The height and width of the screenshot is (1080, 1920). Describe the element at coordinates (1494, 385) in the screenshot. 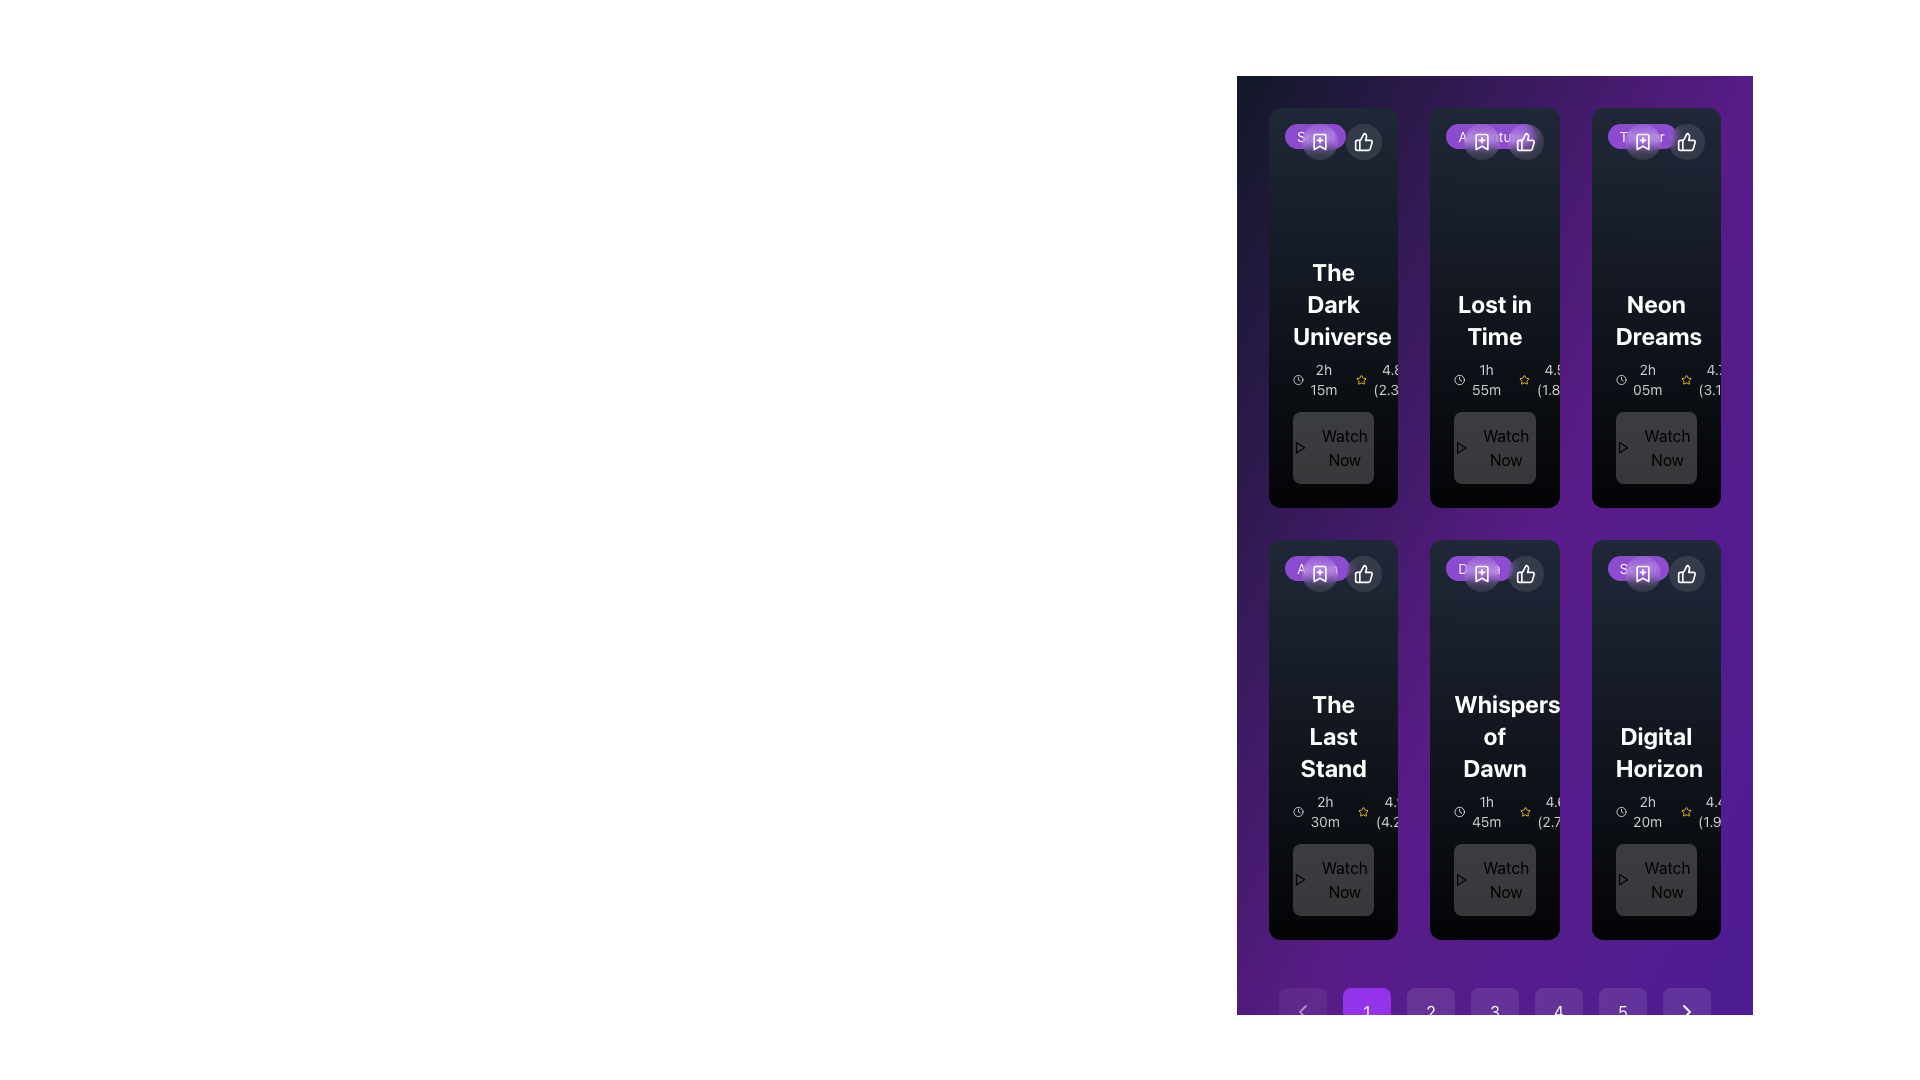

I see `movie information displayed on the card for 'Lost in Time' which includes the title, duration, and rating` at that location.